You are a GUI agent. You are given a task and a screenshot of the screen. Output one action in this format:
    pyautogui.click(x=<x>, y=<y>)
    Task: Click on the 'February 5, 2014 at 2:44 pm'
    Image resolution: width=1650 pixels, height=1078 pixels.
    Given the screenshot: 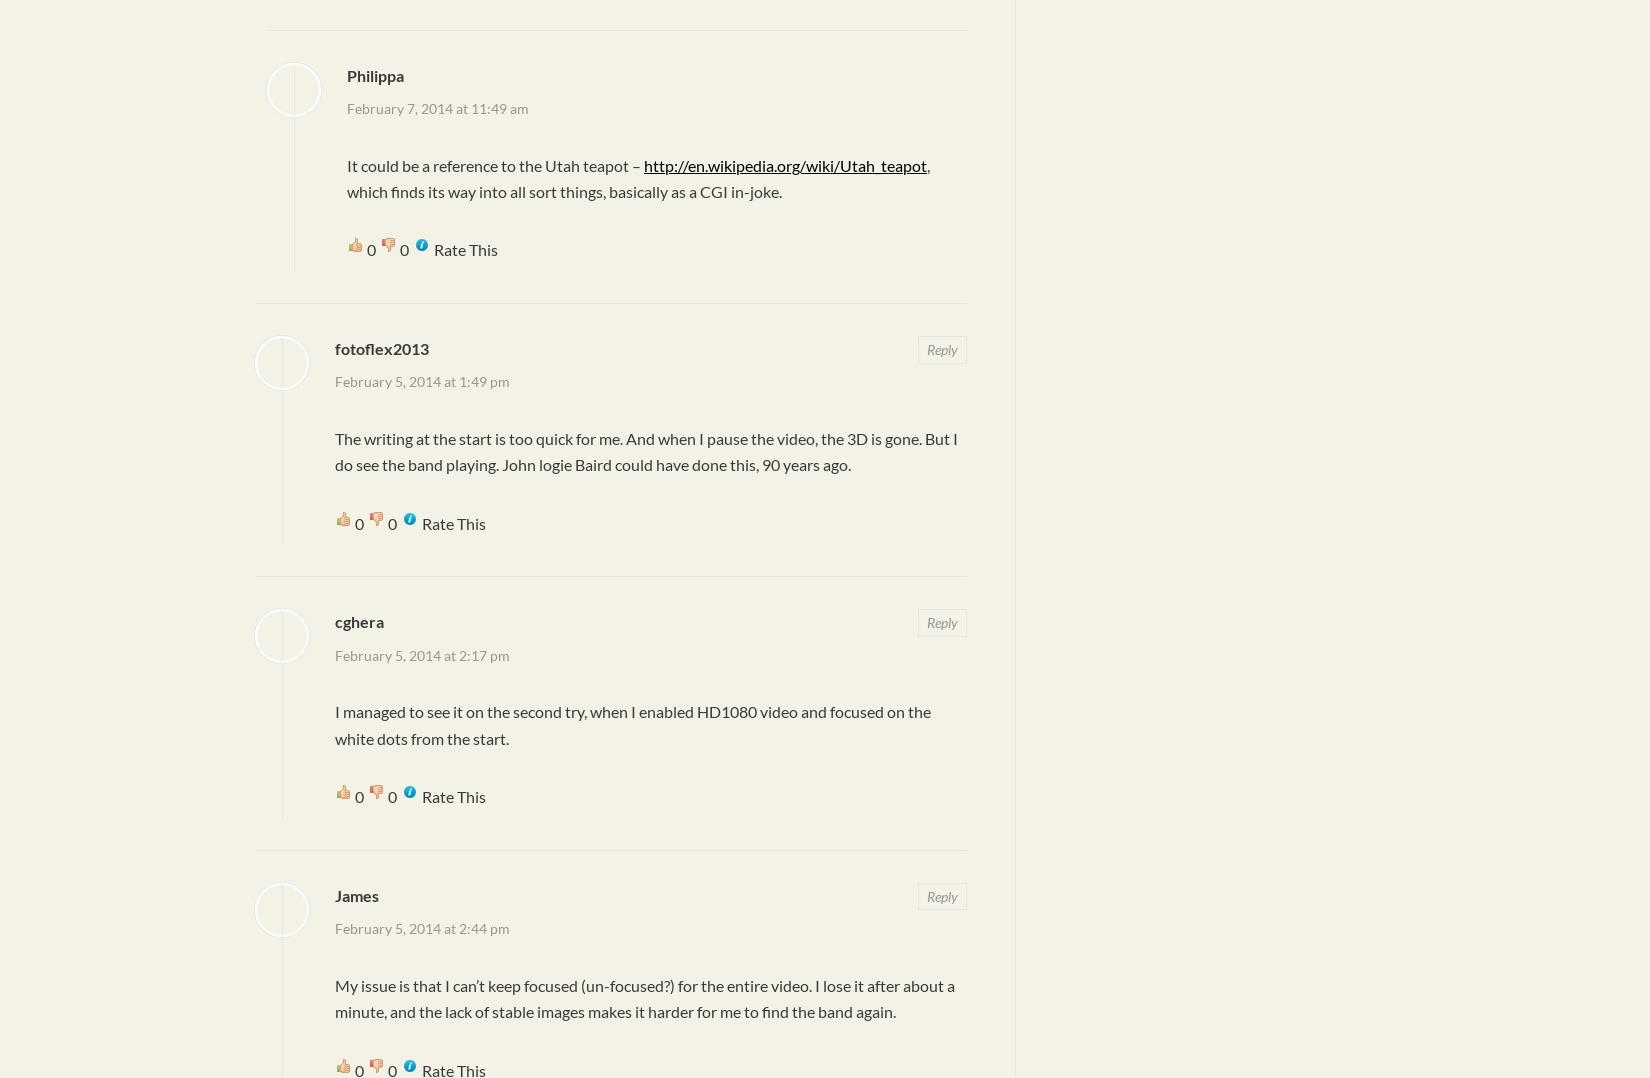 What is the action you would take?
    pyautogui.click(x=421, y=927)
    